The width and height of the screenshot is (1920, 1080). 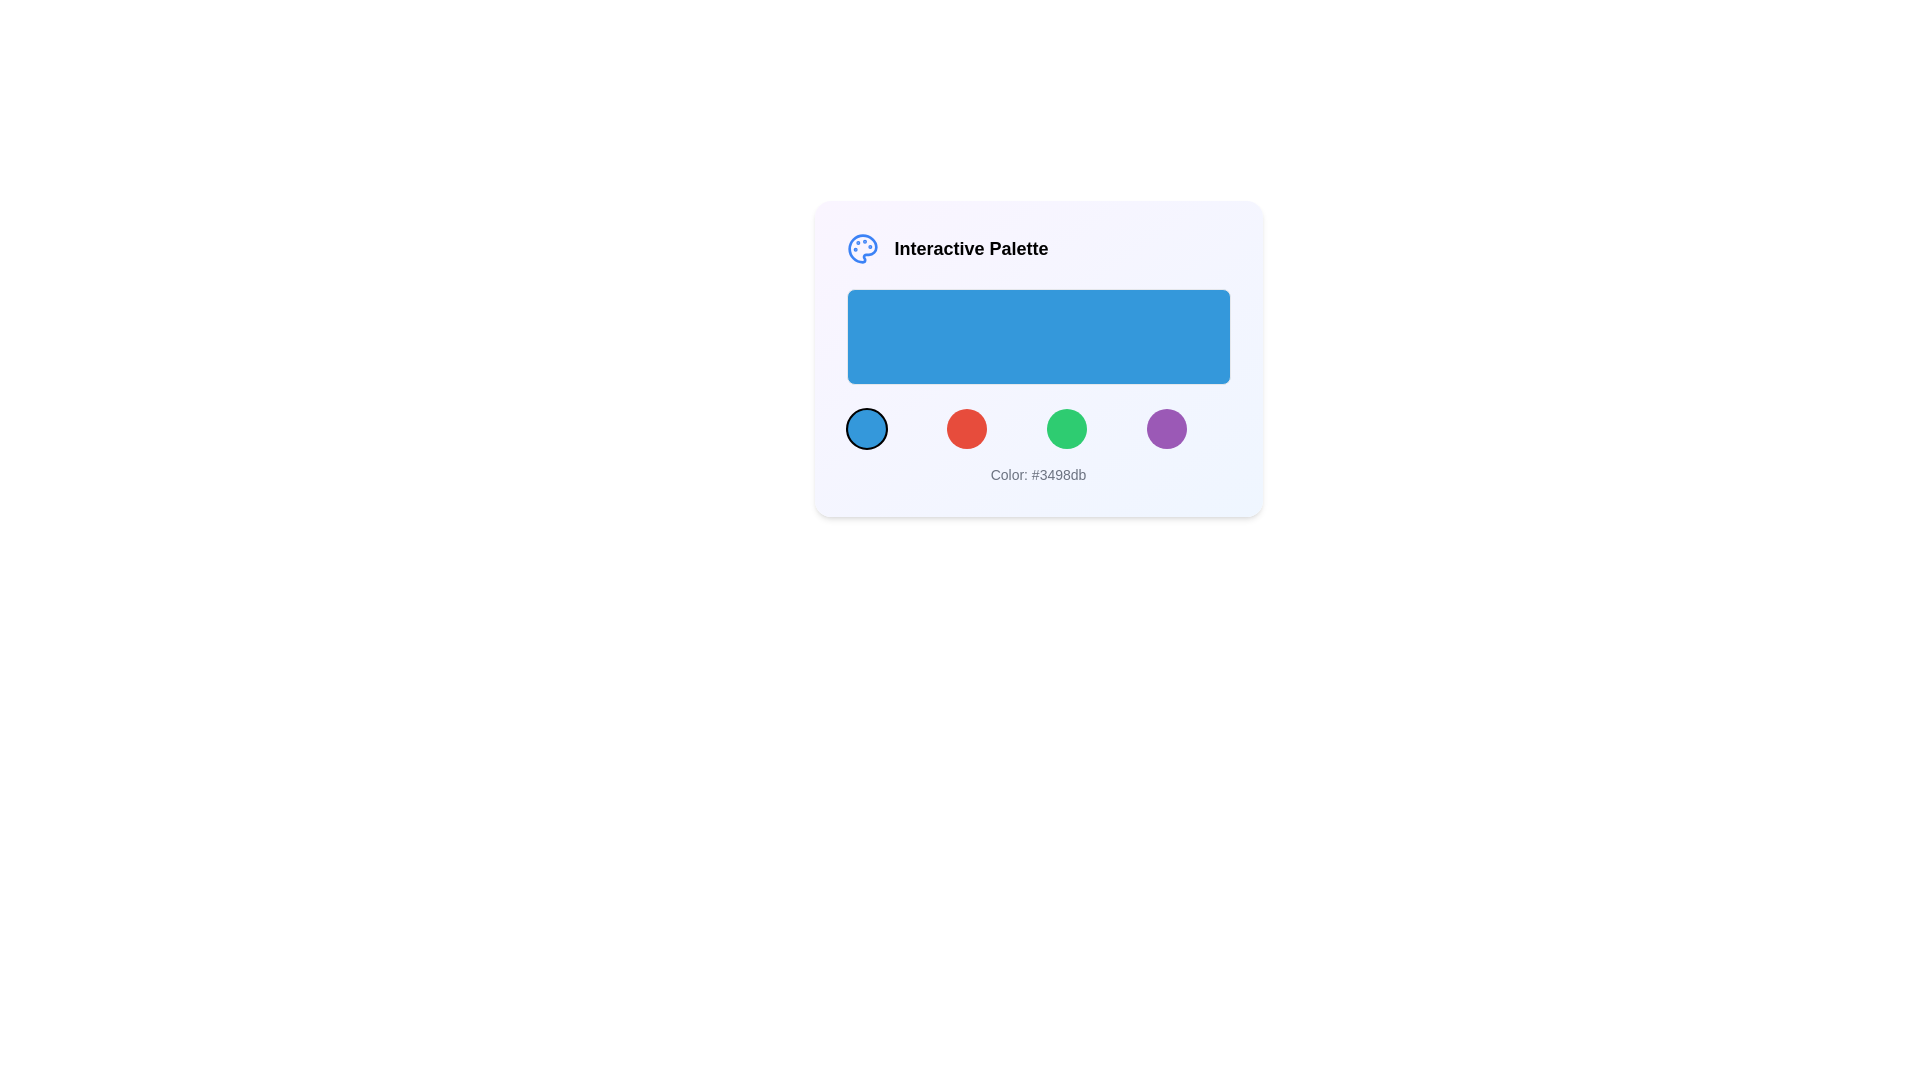 What do you see at coordinates (1166, 427) in the screenshot?
I see `the fourth circular selectable button in the bottom-right section of the grid` at bounding box center [1166, 427].